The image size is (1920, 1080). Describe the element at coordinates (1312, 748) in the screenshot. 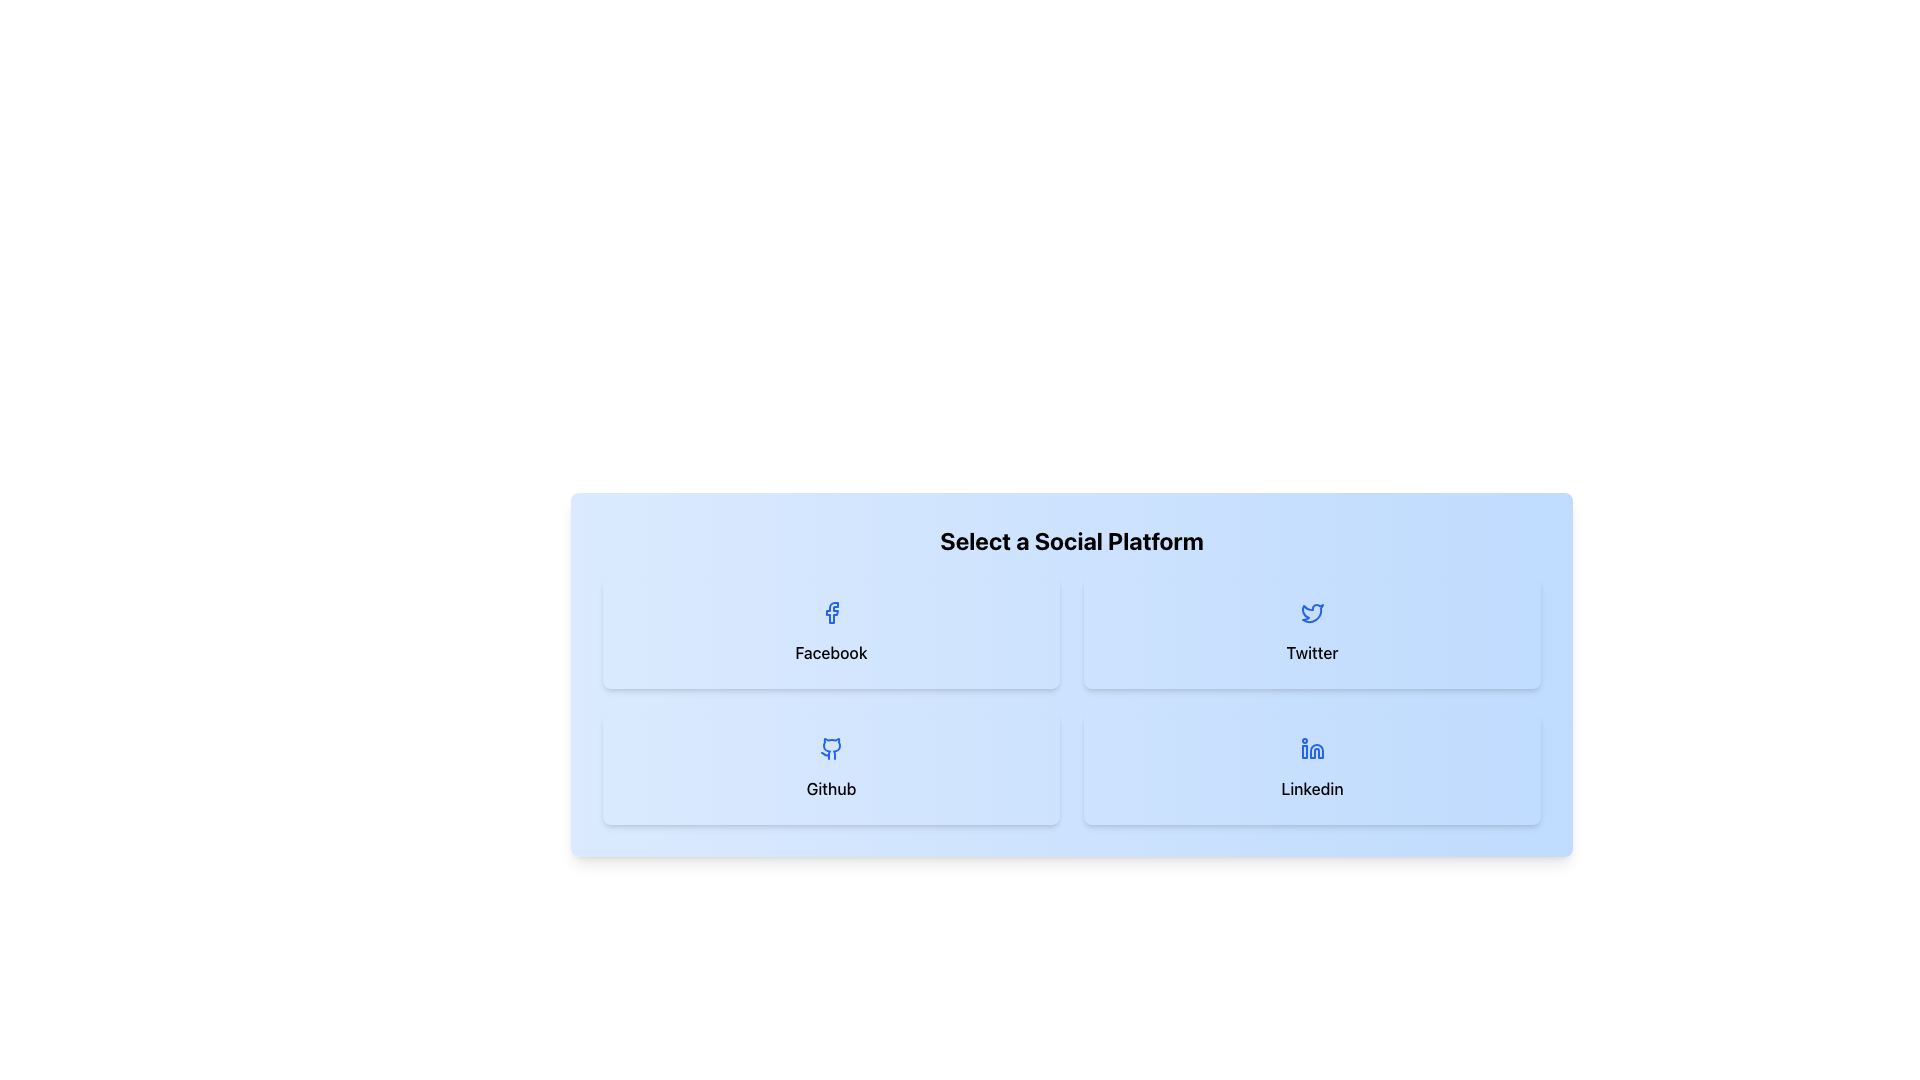

I see `the blue LinkedIn logo icon located in the center of the LinkedIn card, which is positioned below the title text` at that location.